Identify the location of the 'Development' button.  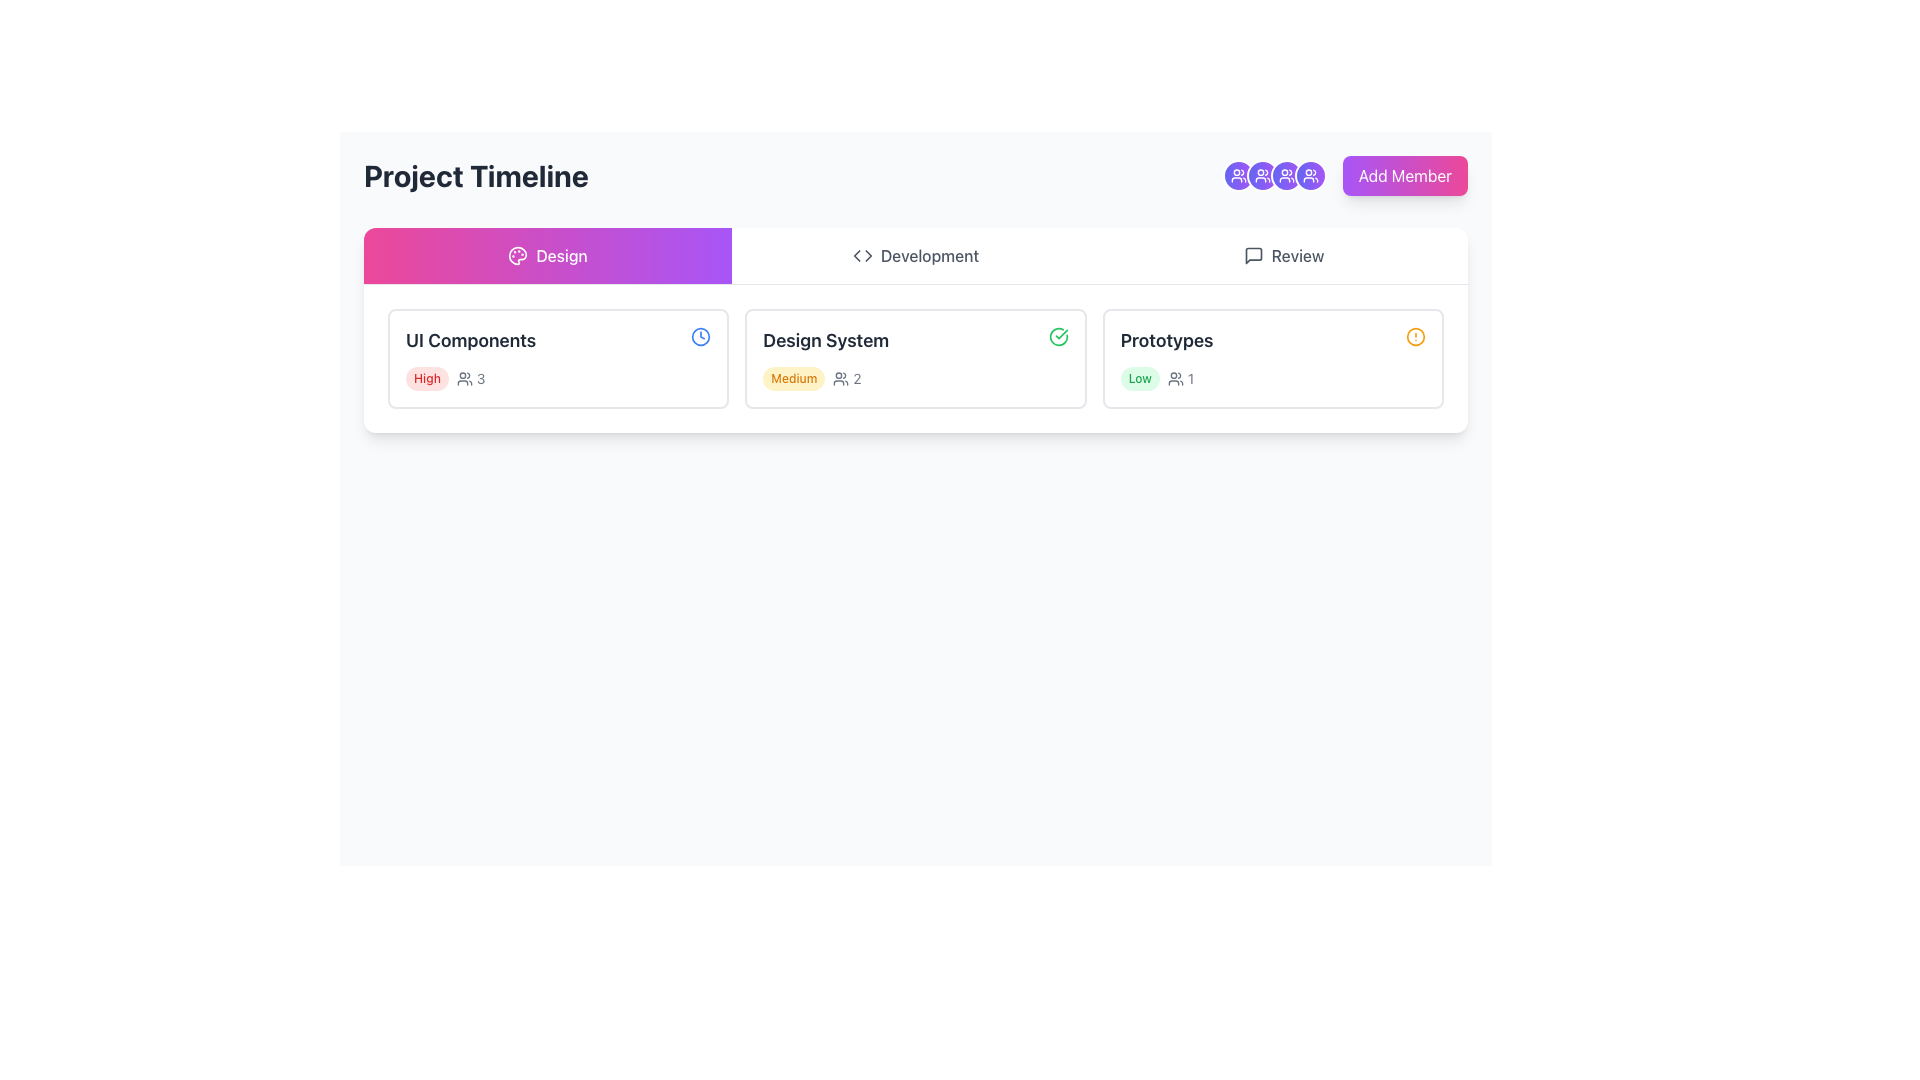
(915, 254).